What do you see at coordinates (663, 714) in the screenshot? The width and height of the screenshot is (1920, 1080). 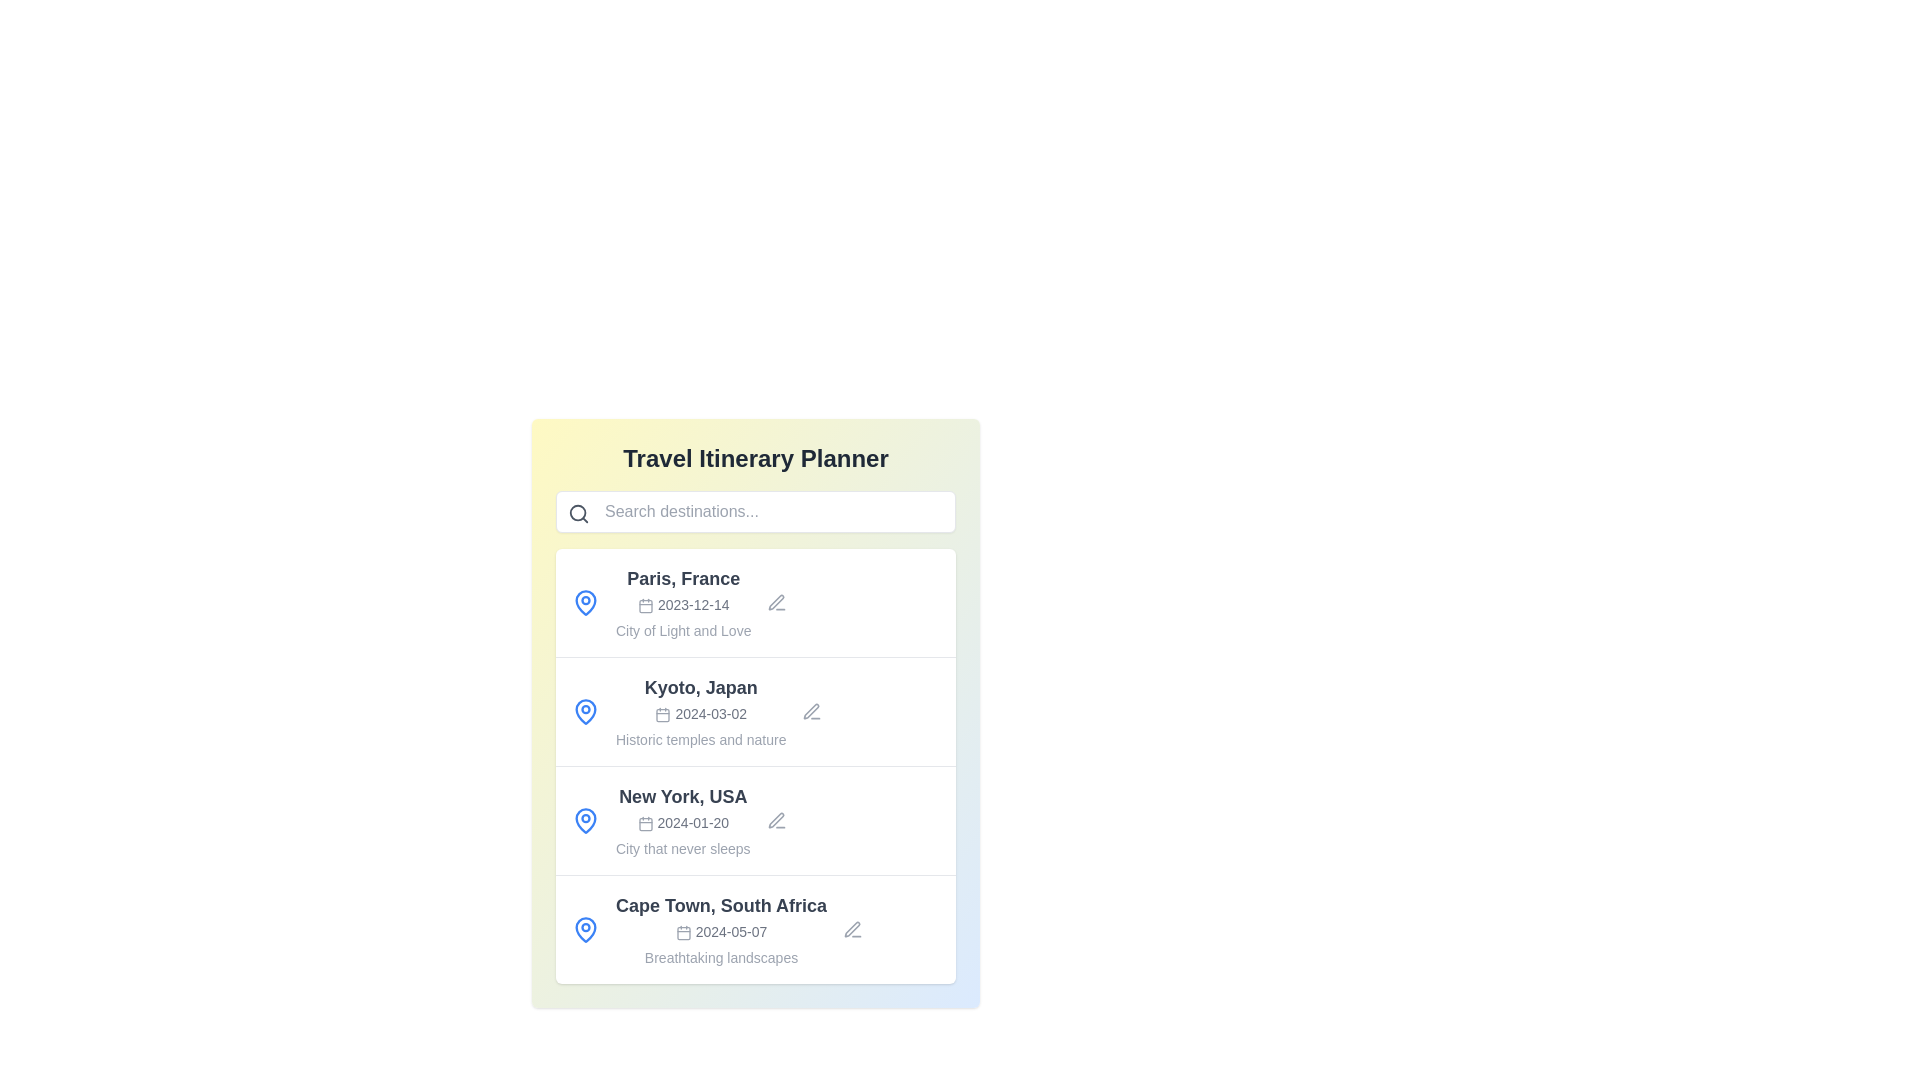 I see `the SVG rounded rectangle element within the calendar icon next to the entry 'Kyoto, Japan'` at bounding box center [663, 714].